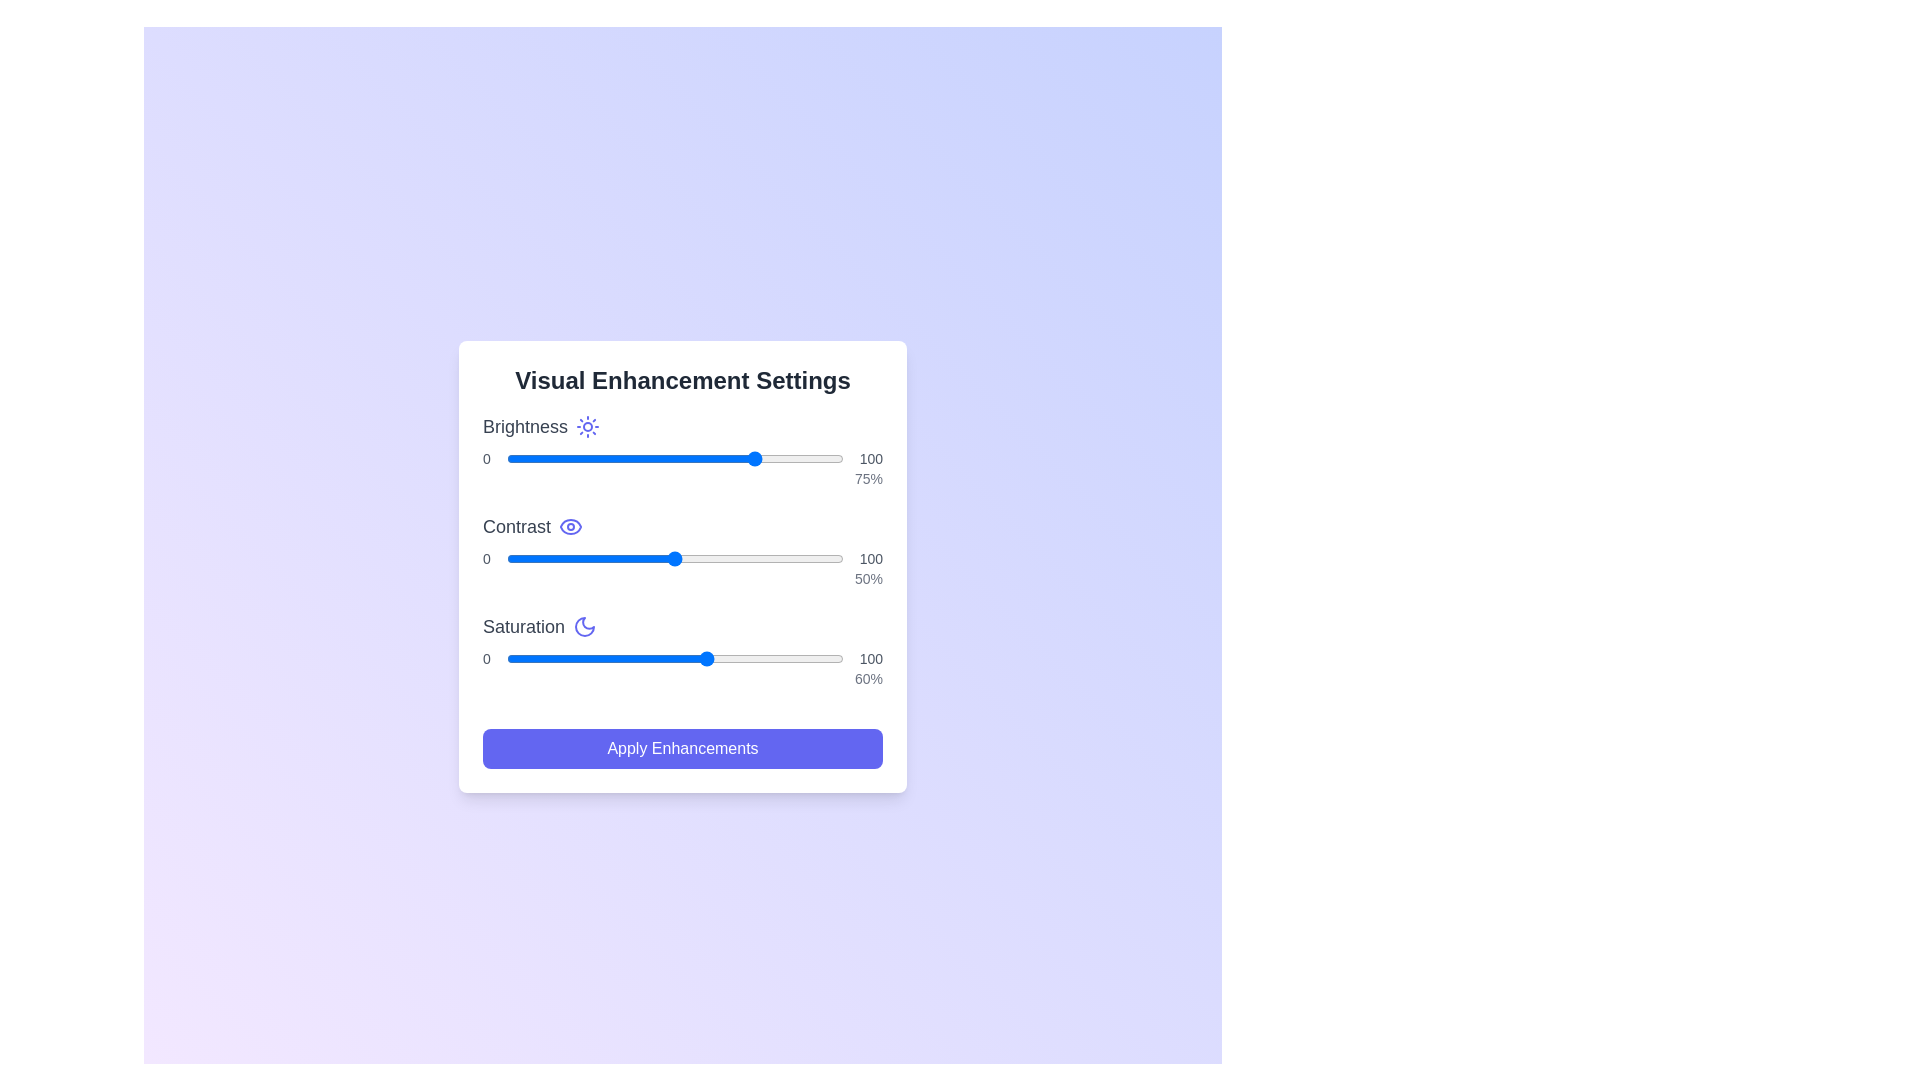 The image size is (1920, 1080). I want to click on the contrast slider to set the contrast to 45%, so click(658, 559).